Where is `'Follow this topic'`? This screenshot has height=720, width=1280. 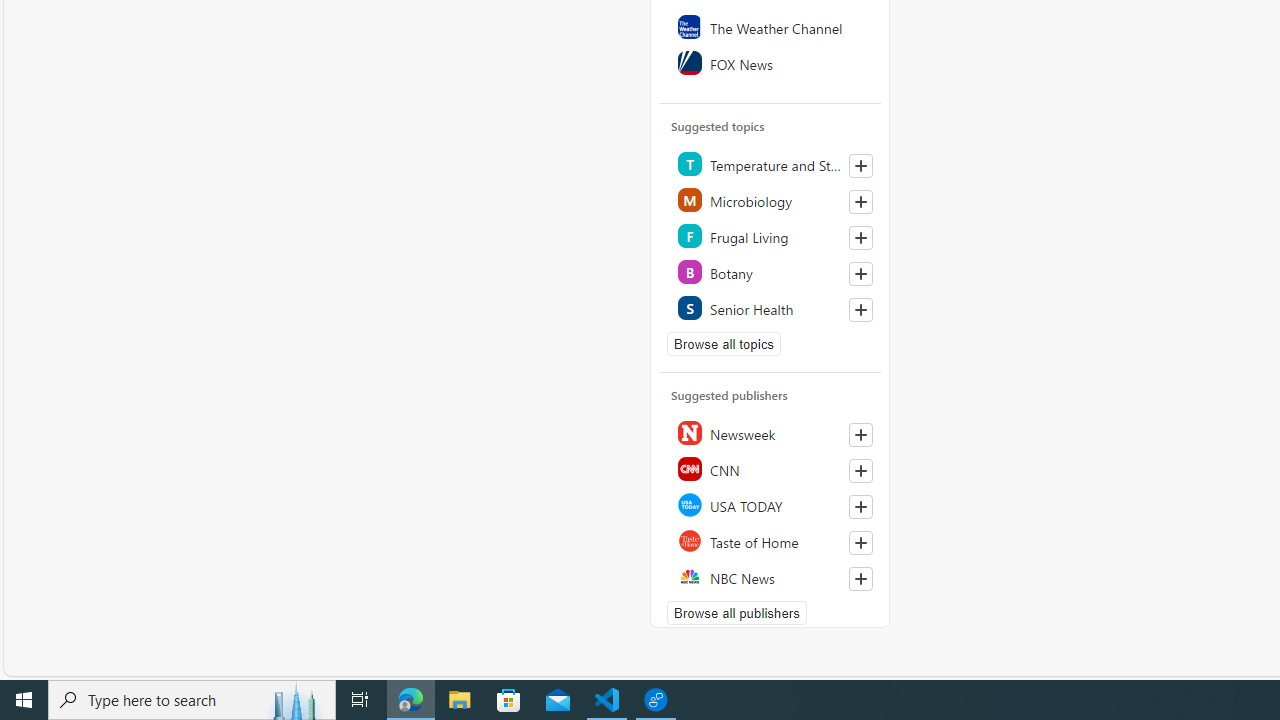 'Follow this topic' is located at coordinates (860, 309).